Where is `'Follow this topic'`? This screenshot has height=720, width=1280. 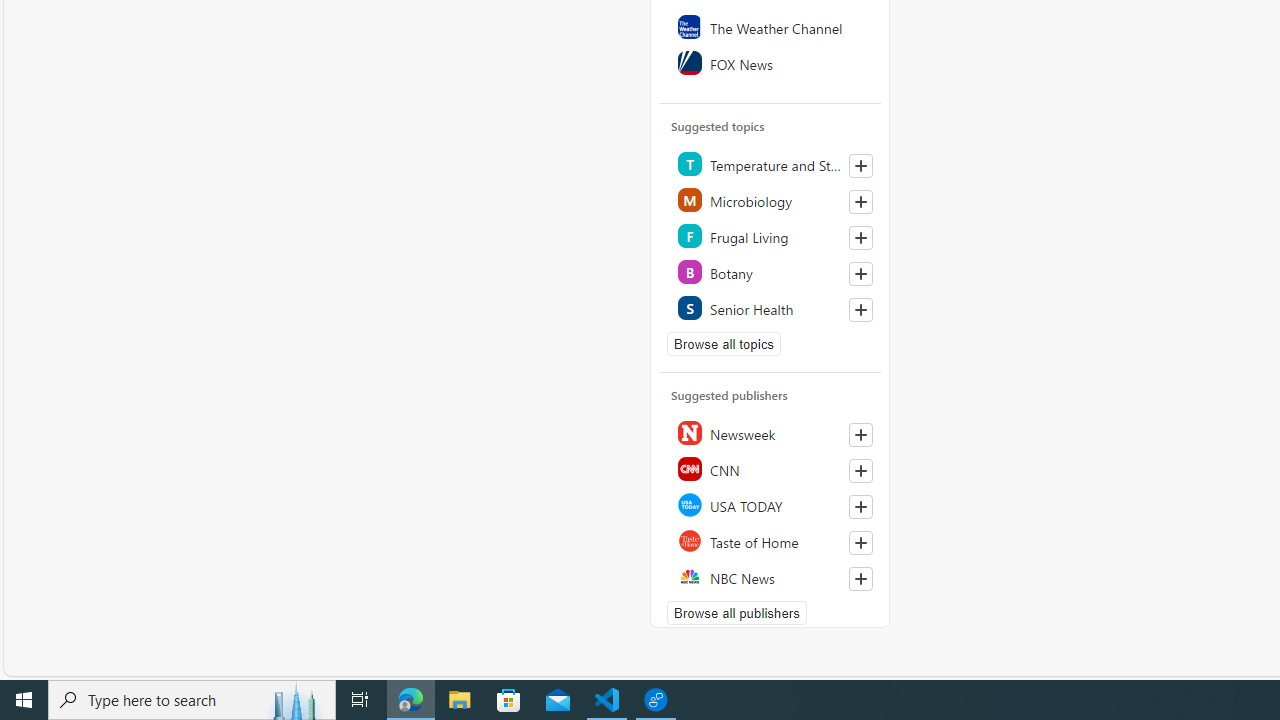 'Follow this topic' is located at coordinates (860, 309).